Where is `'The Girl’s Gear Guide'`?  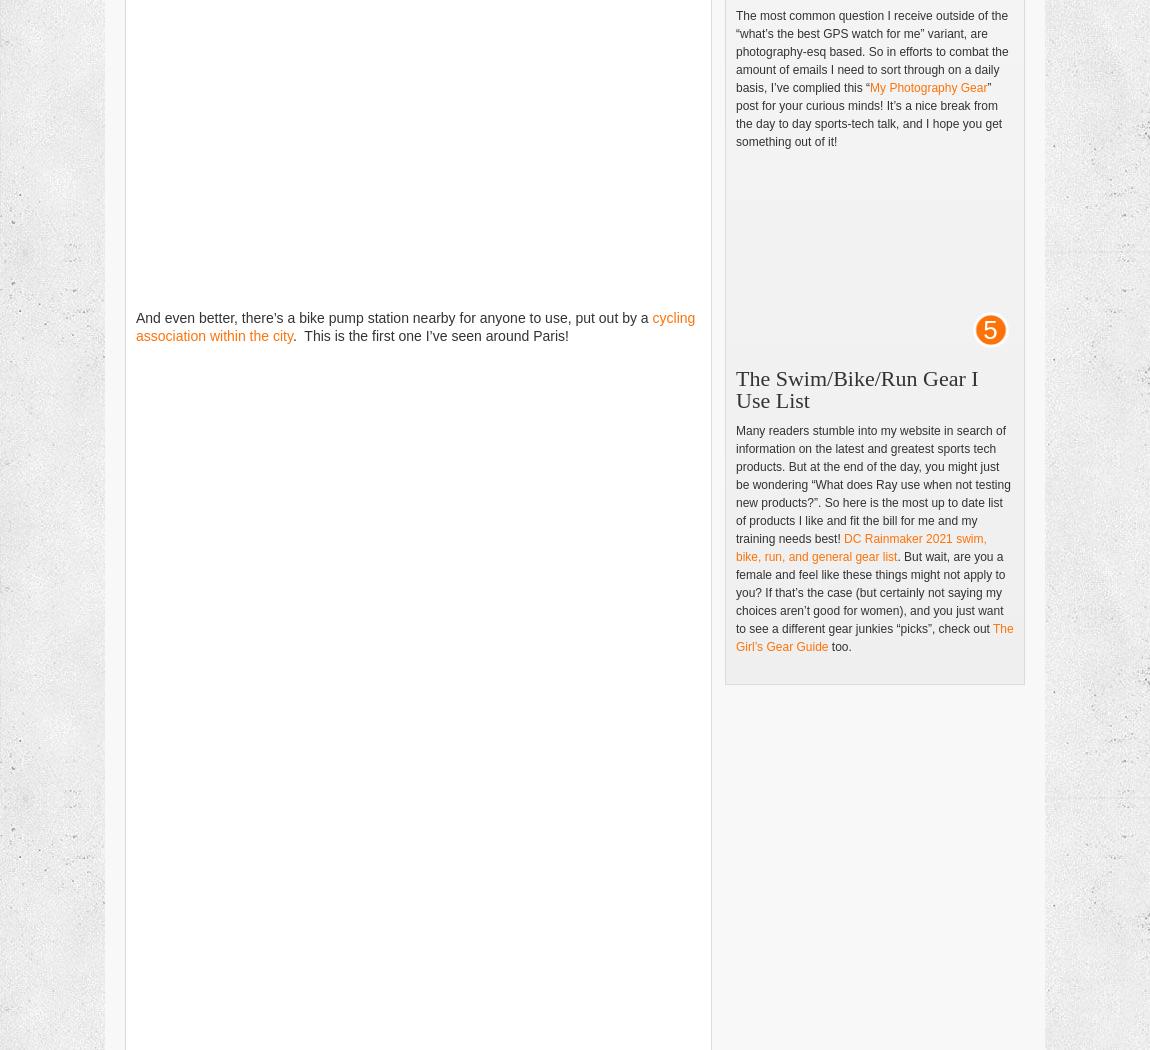 'The Girl’s Gear Guide' is located at coordinates (874, 637).